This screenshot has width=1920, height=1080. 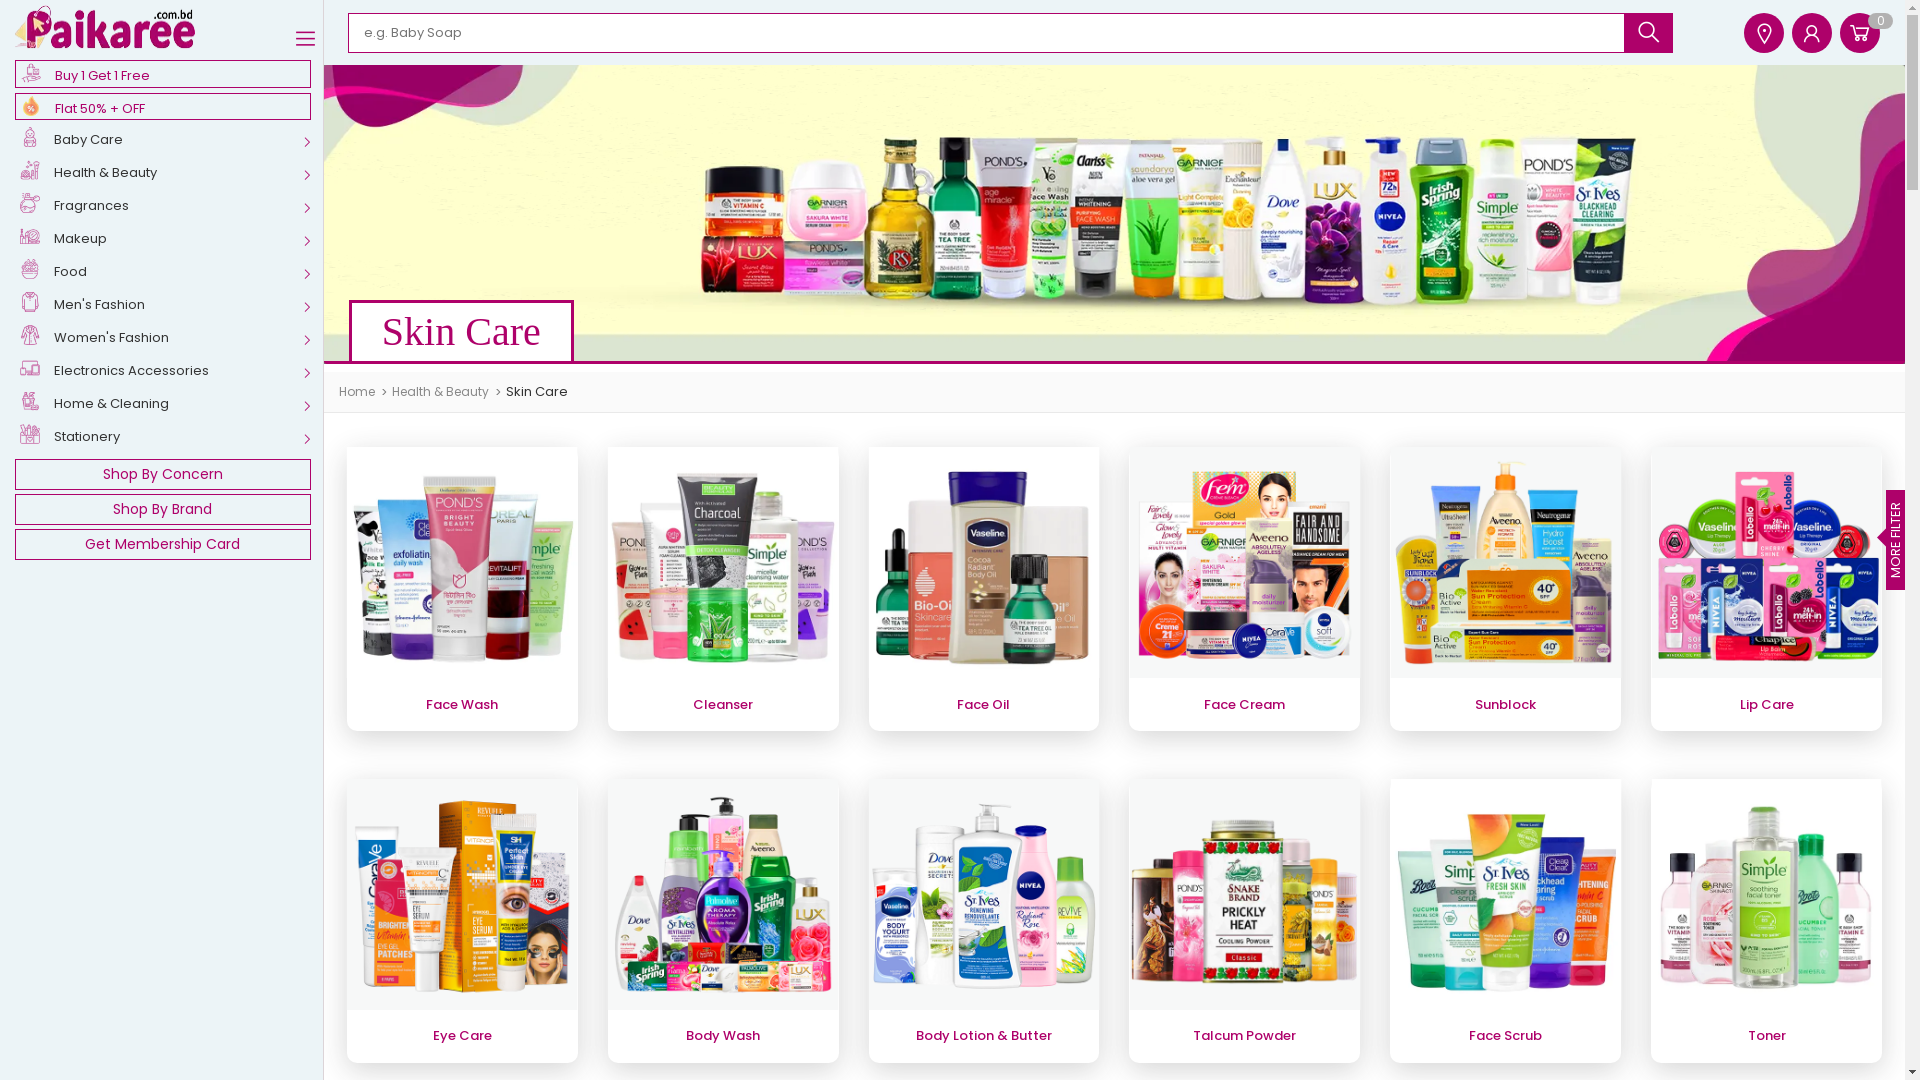 I want to click on 'Body Lotion & Butter', so click(x=984, y=921).